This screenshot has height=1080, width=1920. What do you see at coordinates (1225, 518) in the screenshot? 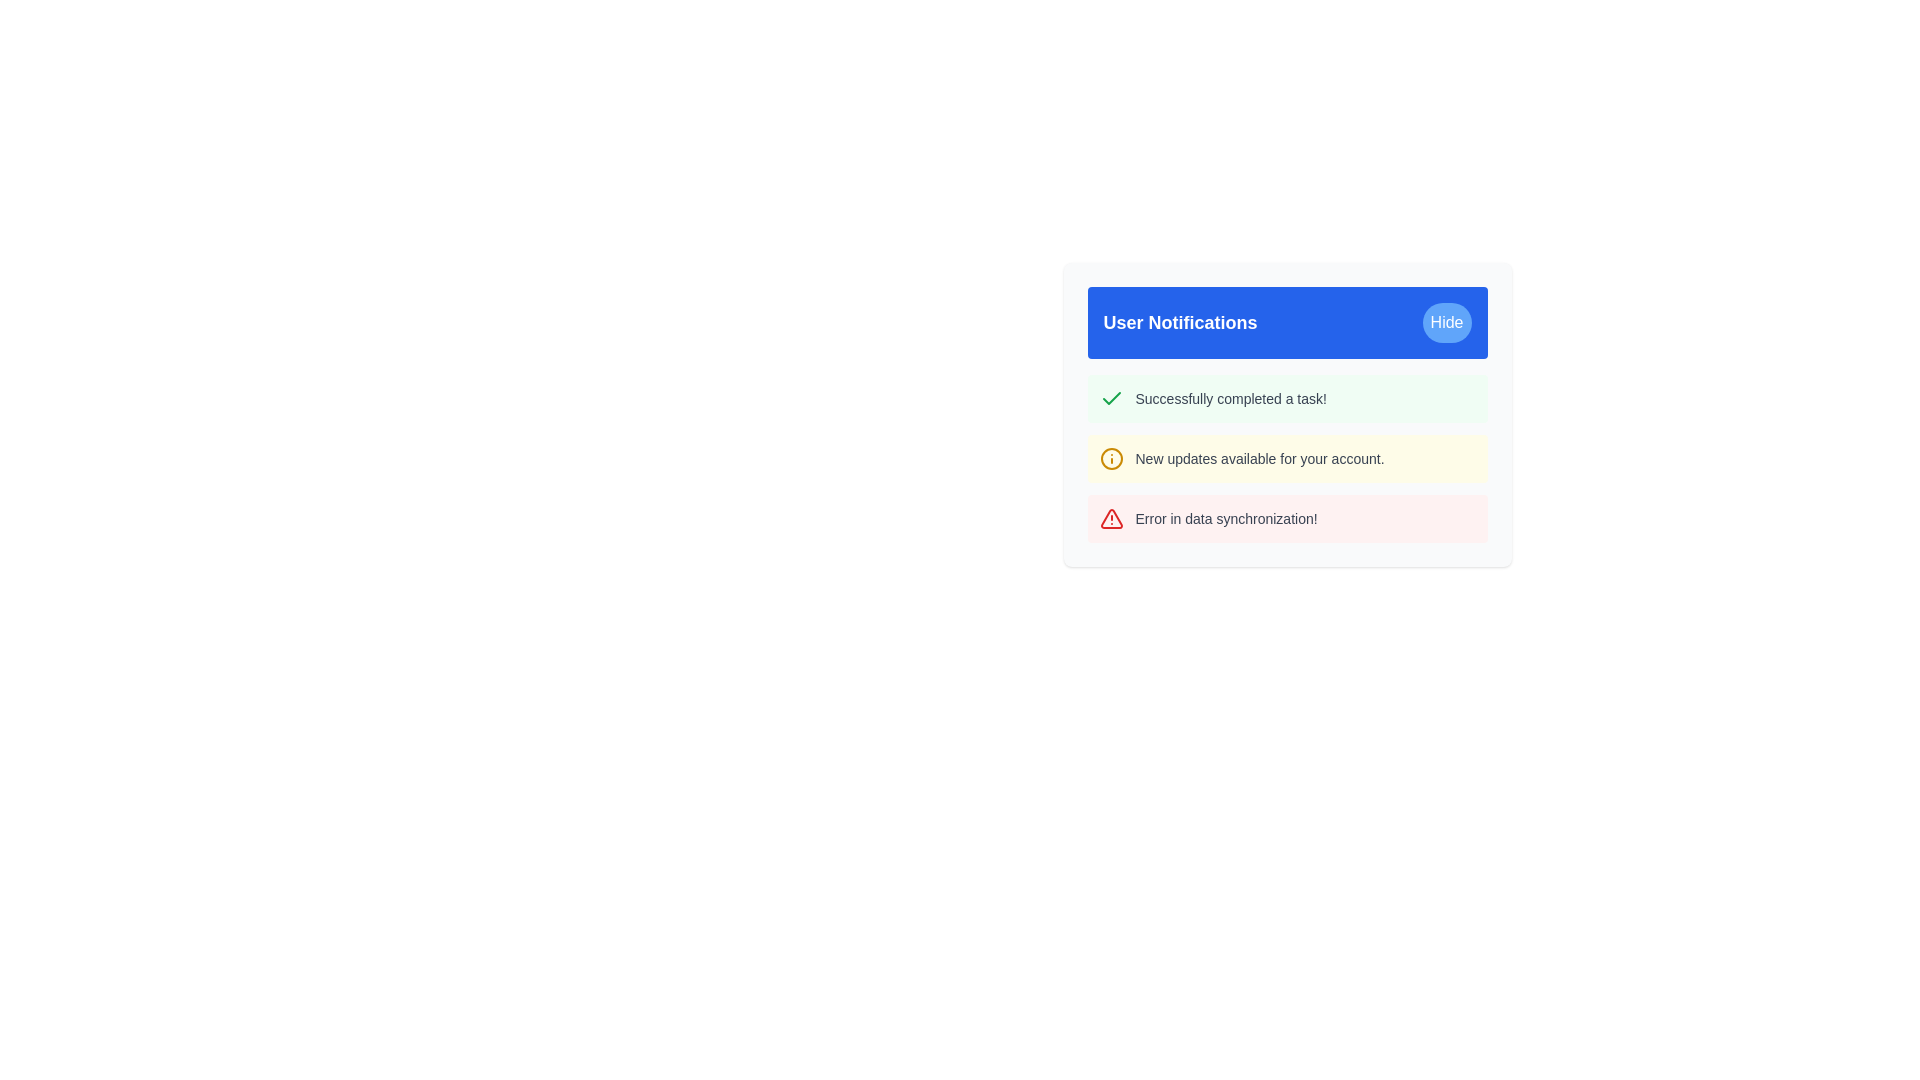
I see `the error message text label located in the third notification block under 'User Notifications', which is red-themed and follows an error icon` at bounding box center [1225, 518].